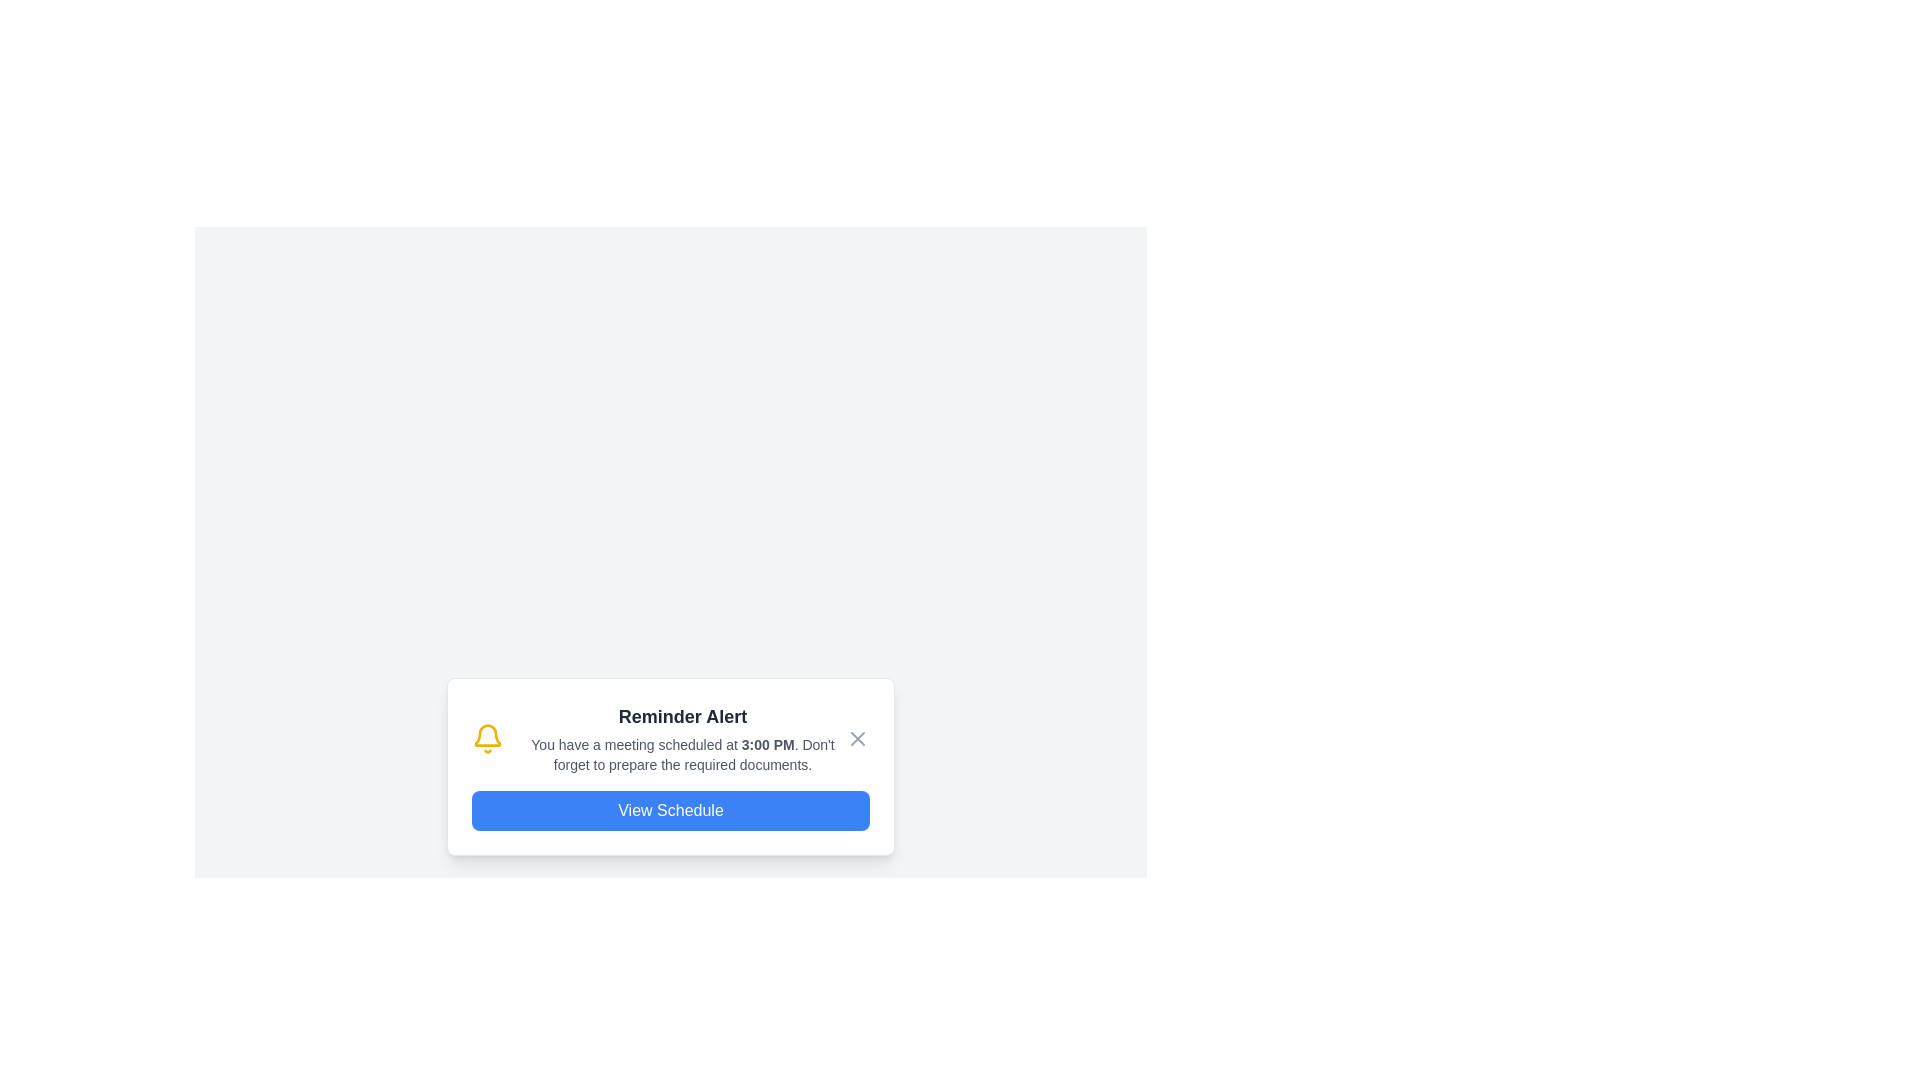 This screenshot has width=1920, height=1080. Describe the element at coordinates (671, 810) in the screenshot. I see `the 'View Schedule' button located at the bottom of the 'Reminder Alert' notification card to observe the hover effects` at that location.